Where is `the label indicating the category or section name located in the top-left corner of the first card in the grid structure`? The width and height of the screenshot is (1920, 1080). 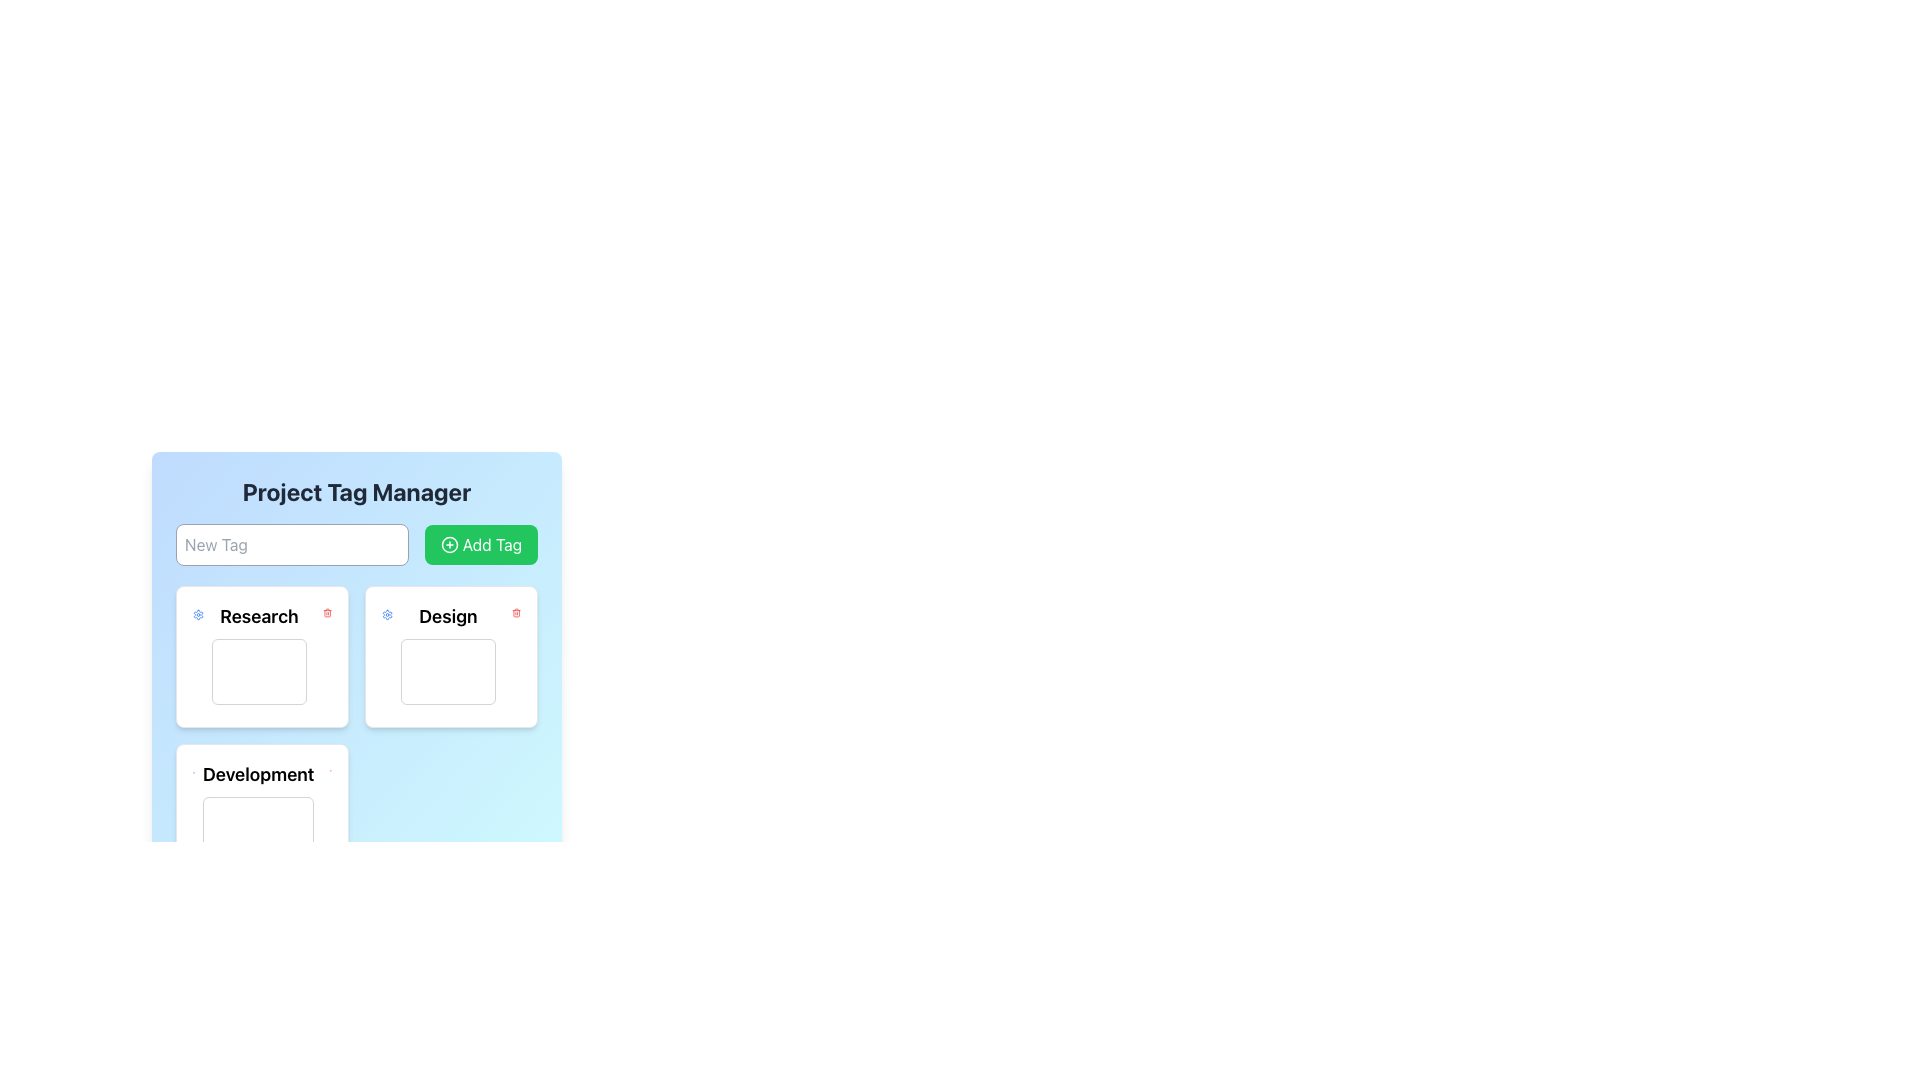 the label indicating the category or section name located in the top-left corner of the first card in the grid structure is located at coordinates (258, 616).